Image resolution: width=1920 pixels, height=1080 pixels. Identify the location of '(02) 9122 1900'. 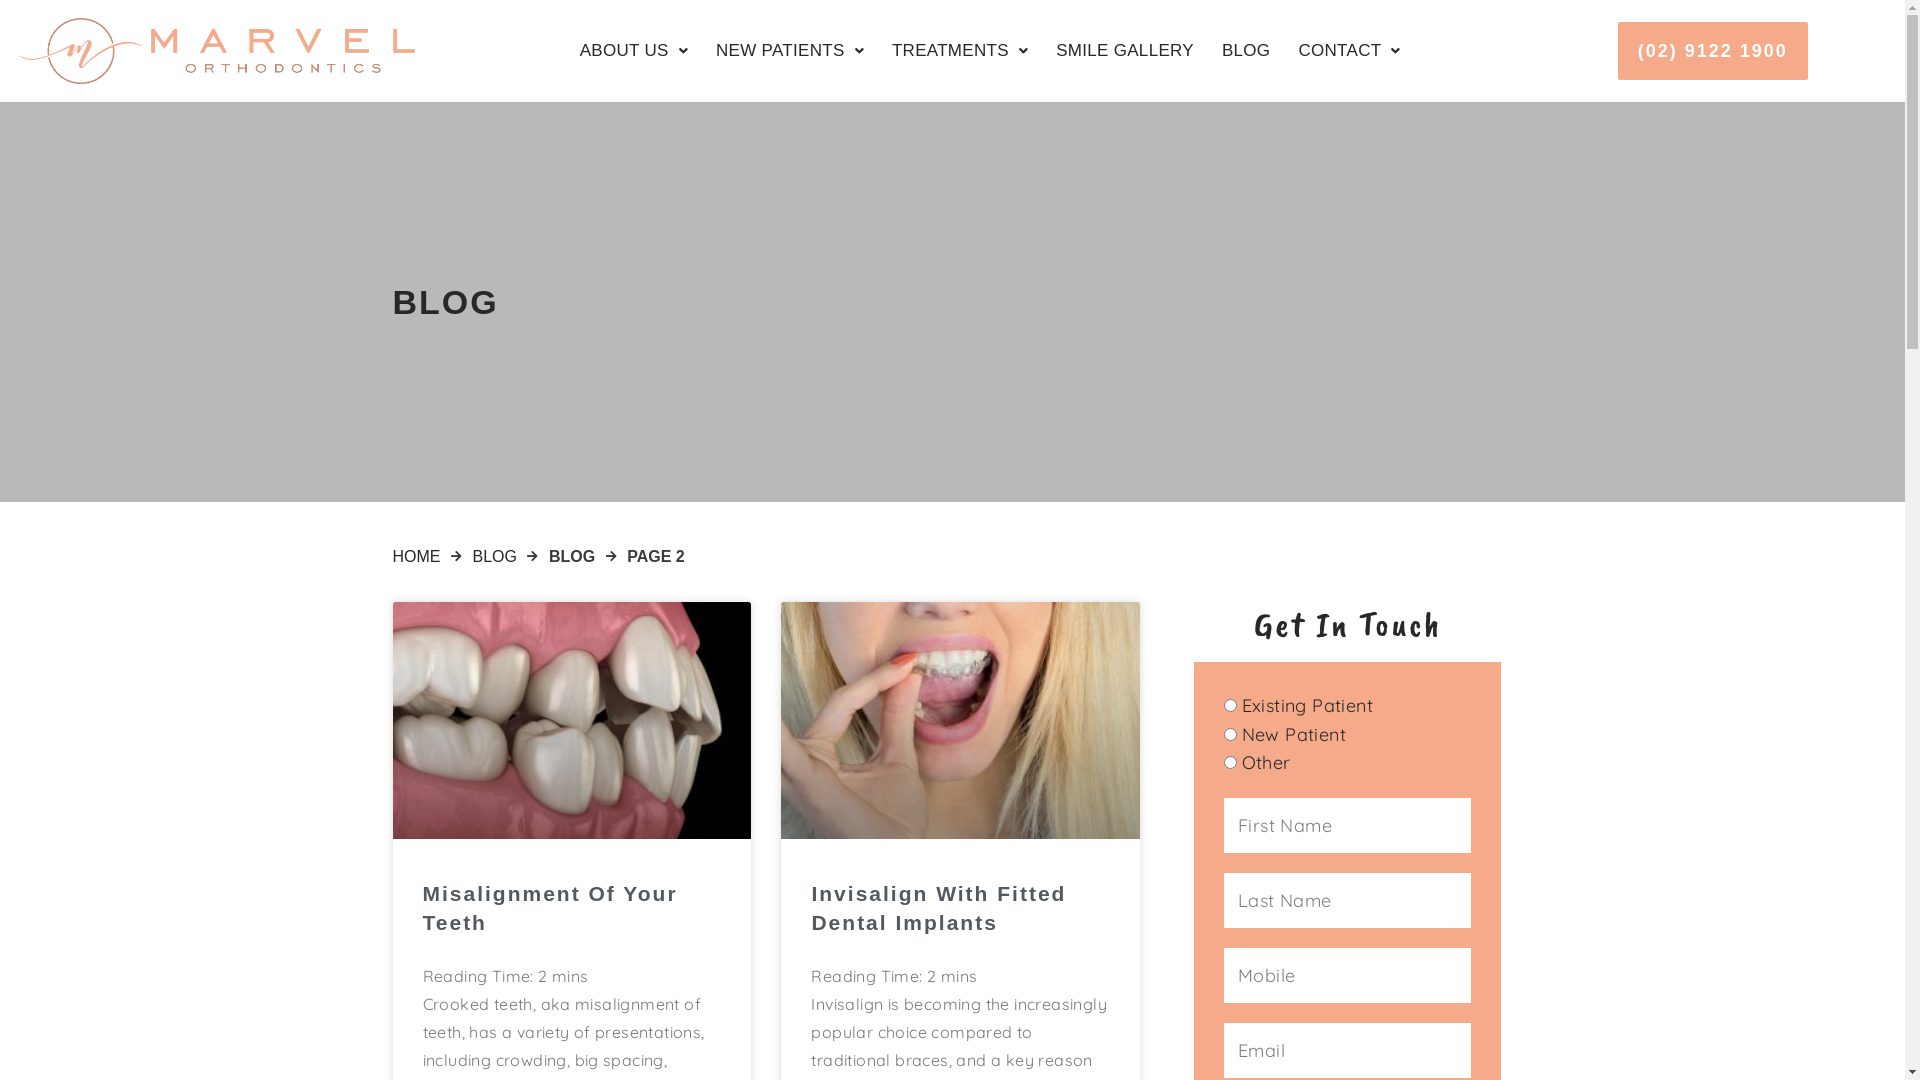
(1712, 49).